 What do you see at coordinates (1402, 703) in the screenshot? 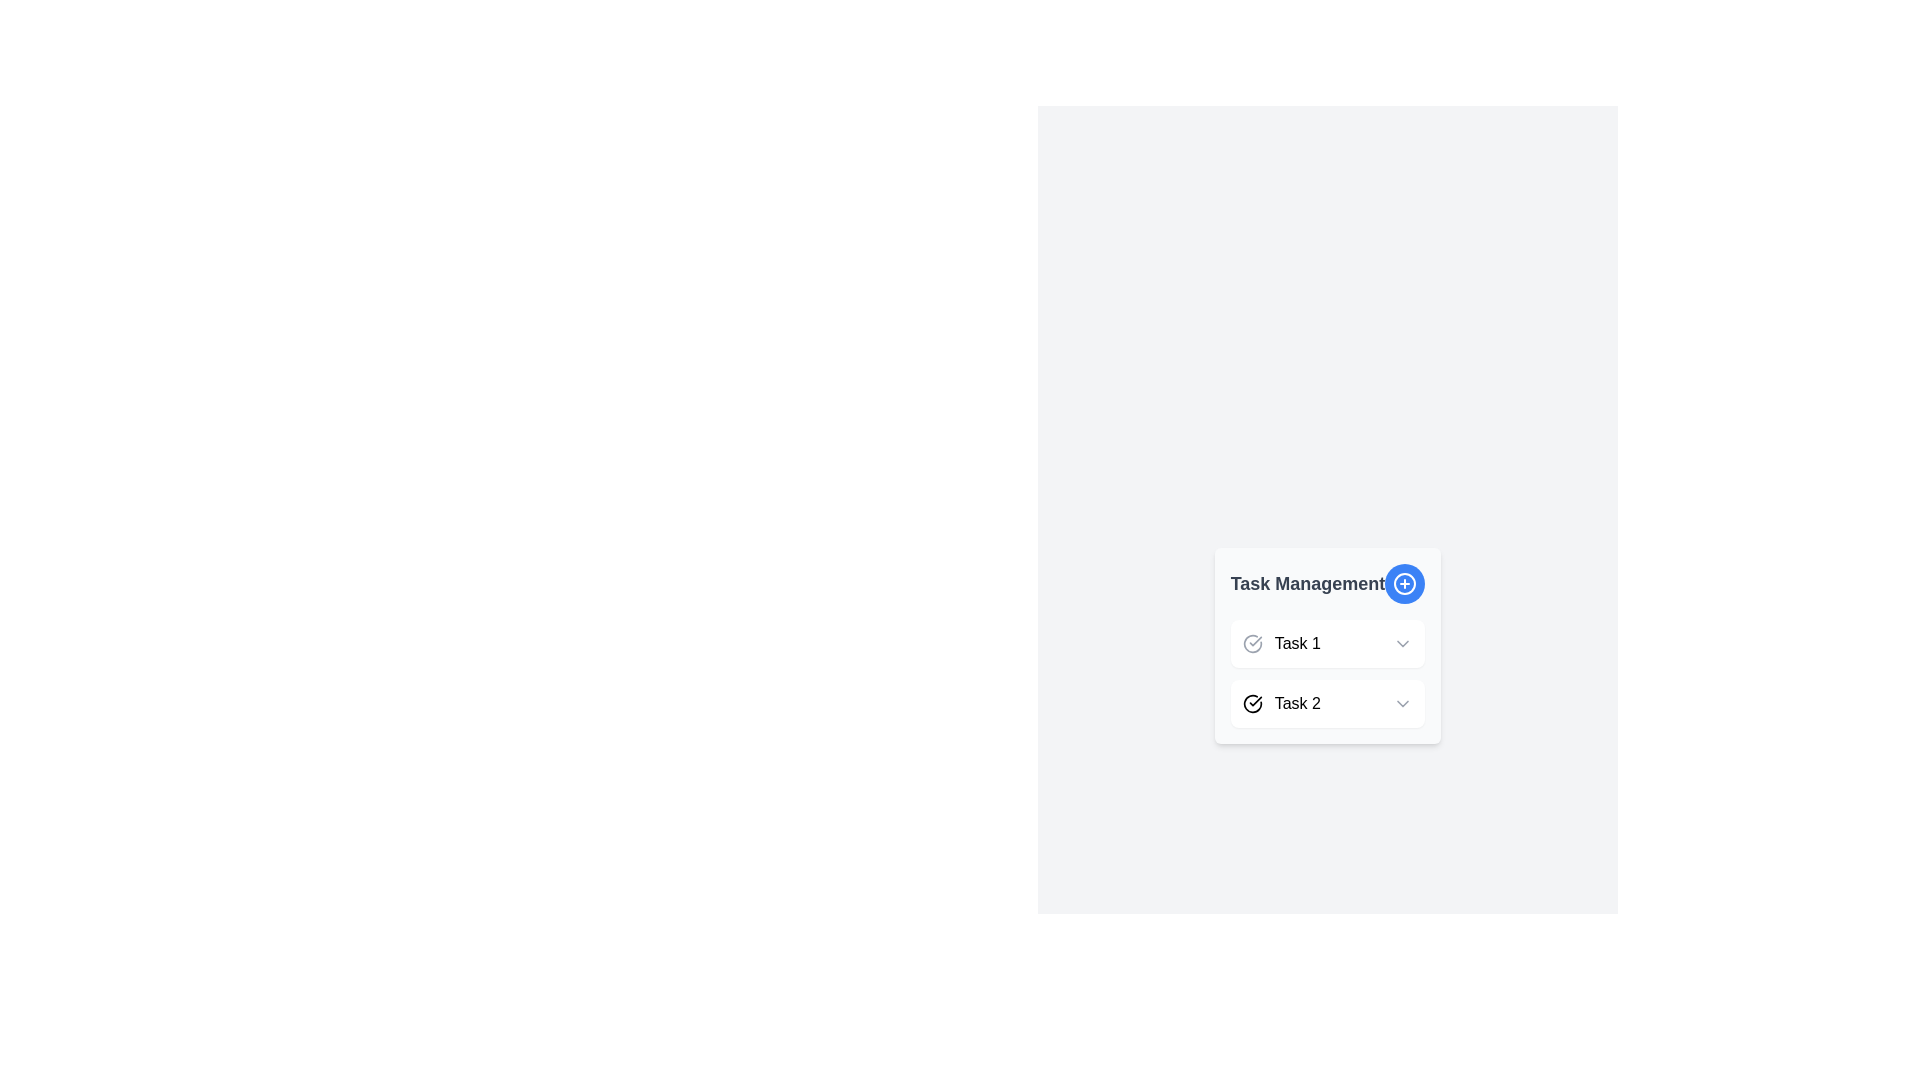
I see `the Dropdown indicator (chevron icon) located at the far right of the 'Task 2' row` at bounding box center [1402, 703].